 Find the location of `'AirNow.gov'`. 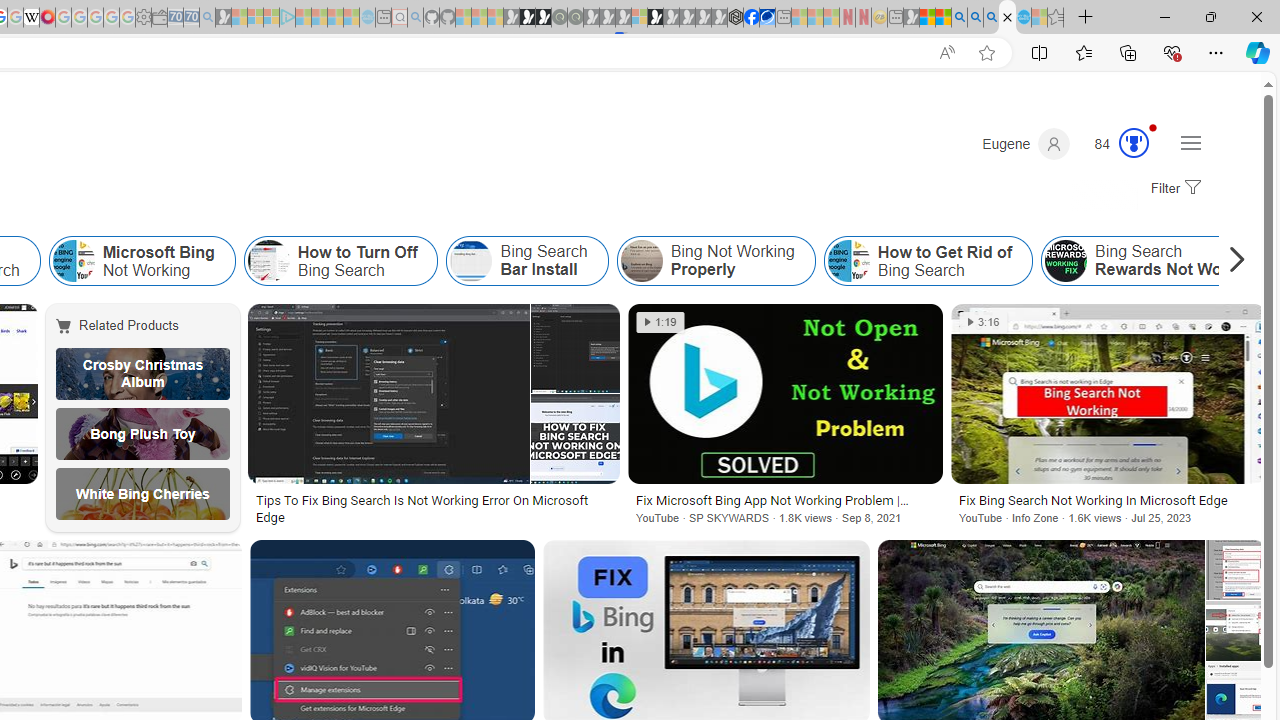

'AirNow.gov' is located at coordinates (766, 17).